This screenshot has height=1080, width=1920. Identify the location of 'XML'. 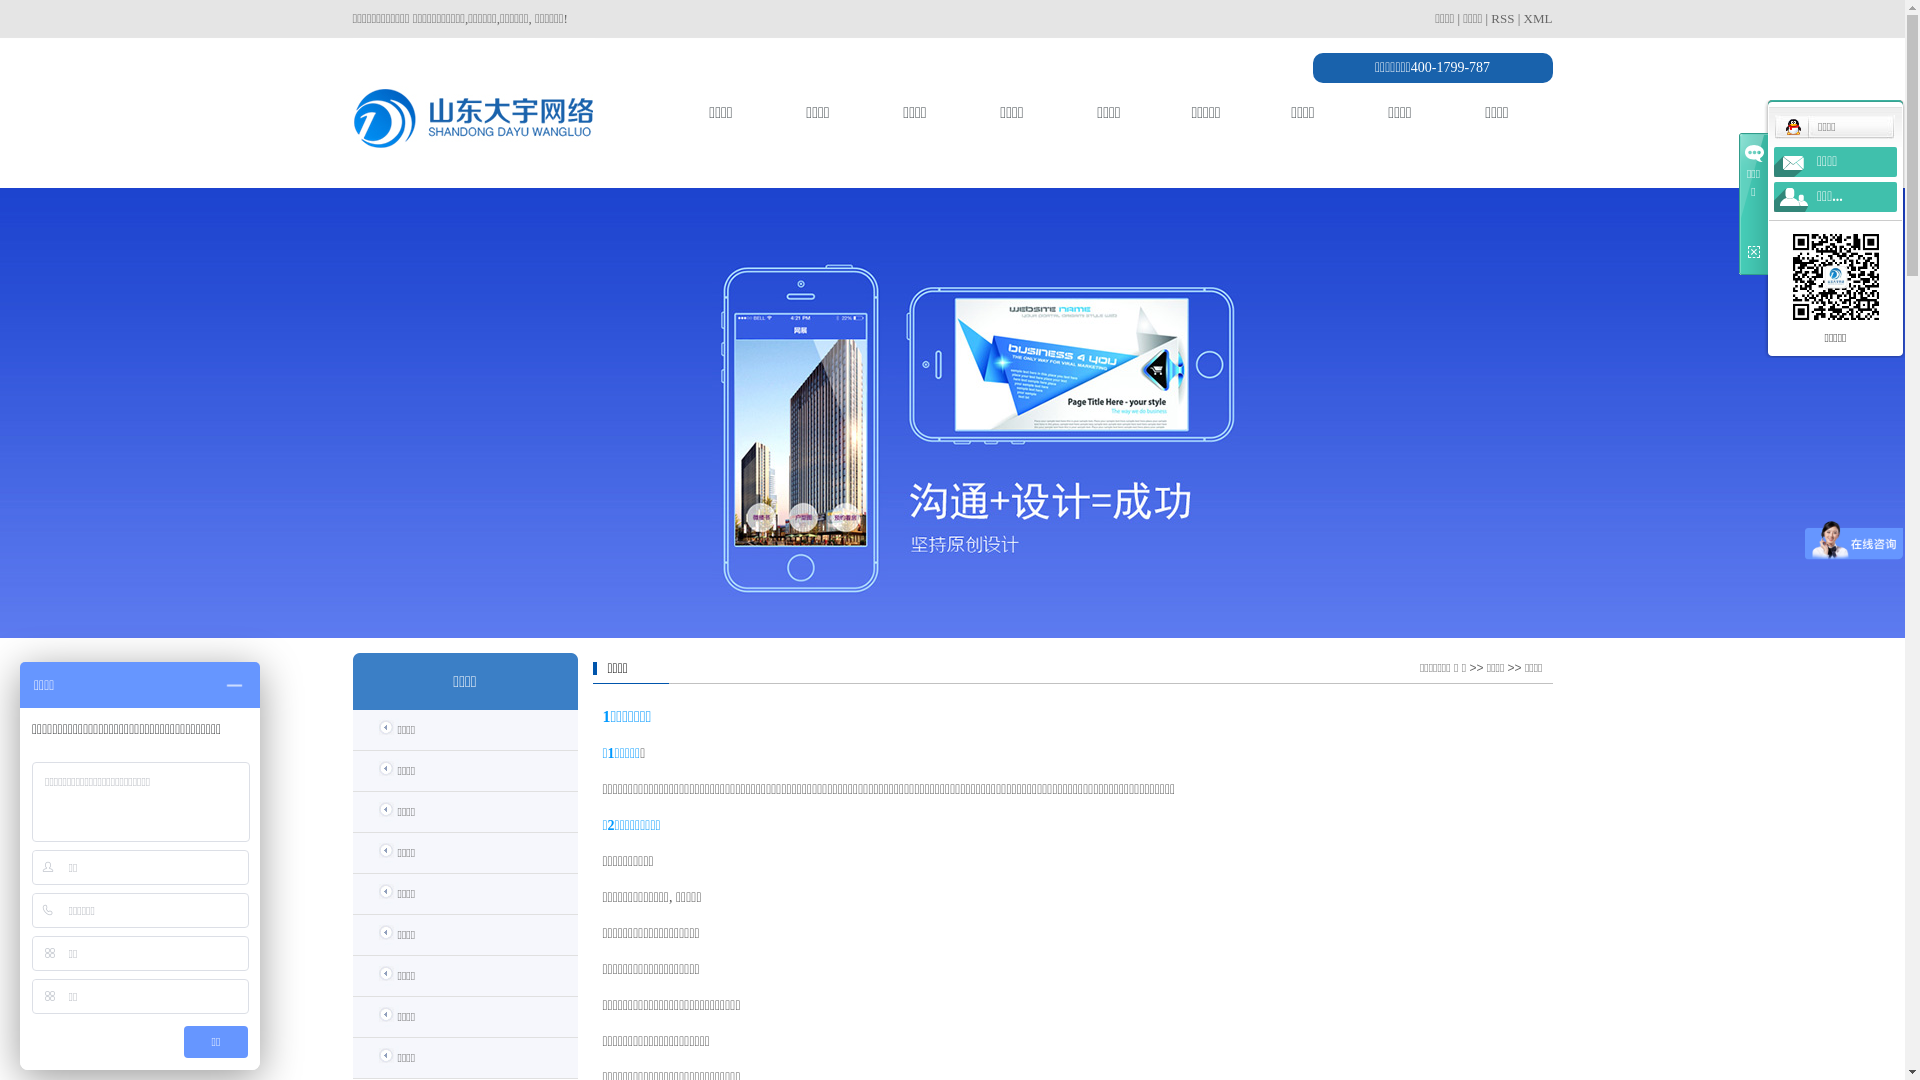
(1522, 18).